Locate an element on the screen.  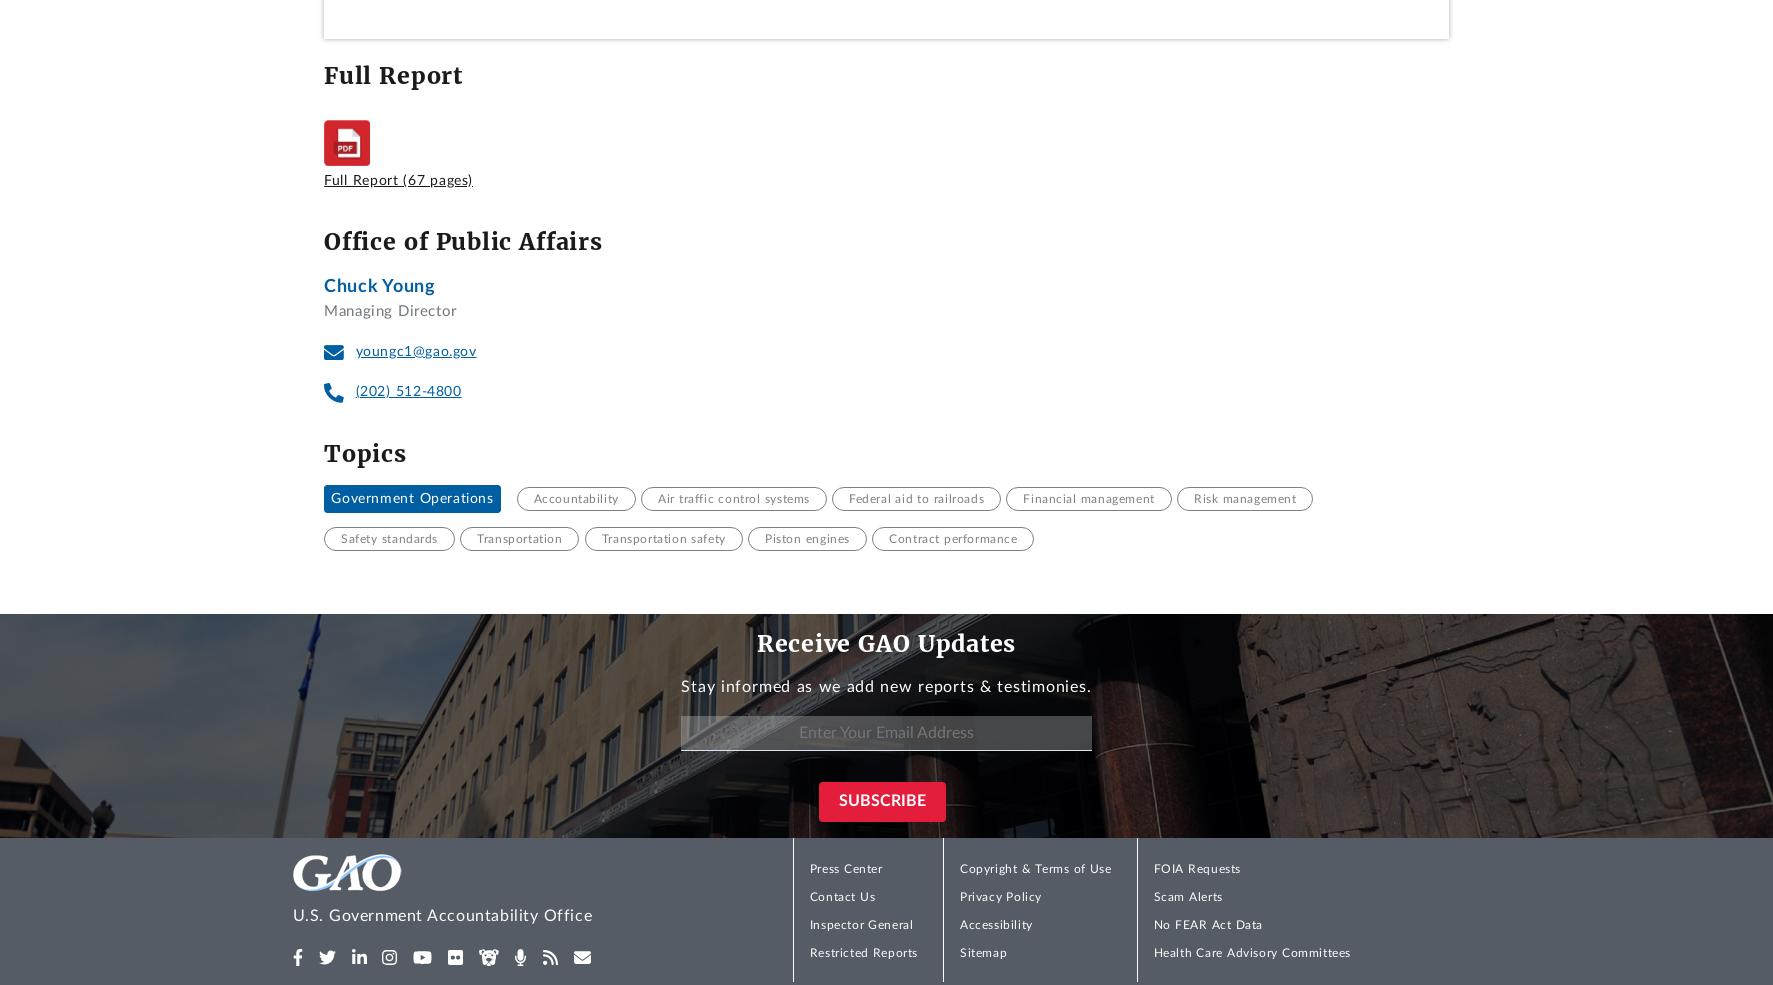
'Accessibility' is located at coordinates (960, 925).